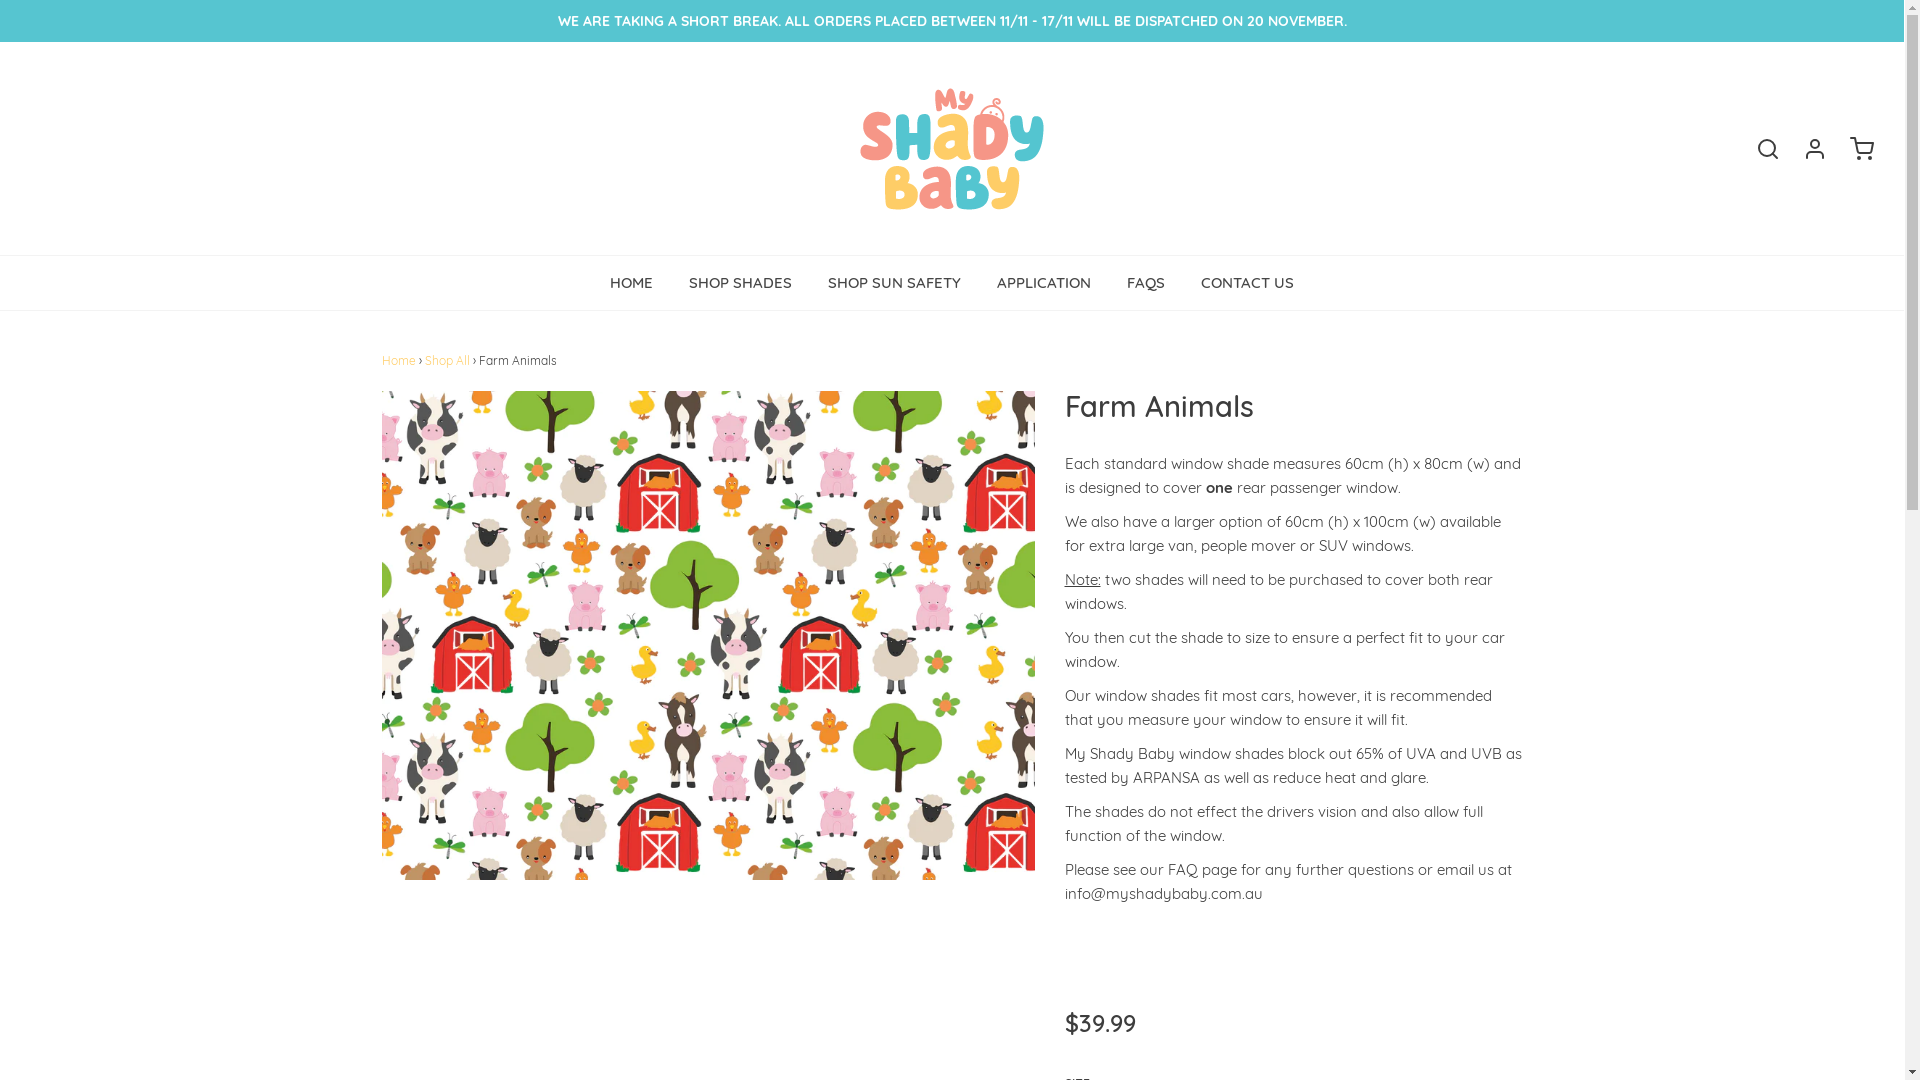  I want to click on 'FAQS', so click(1146, 282).